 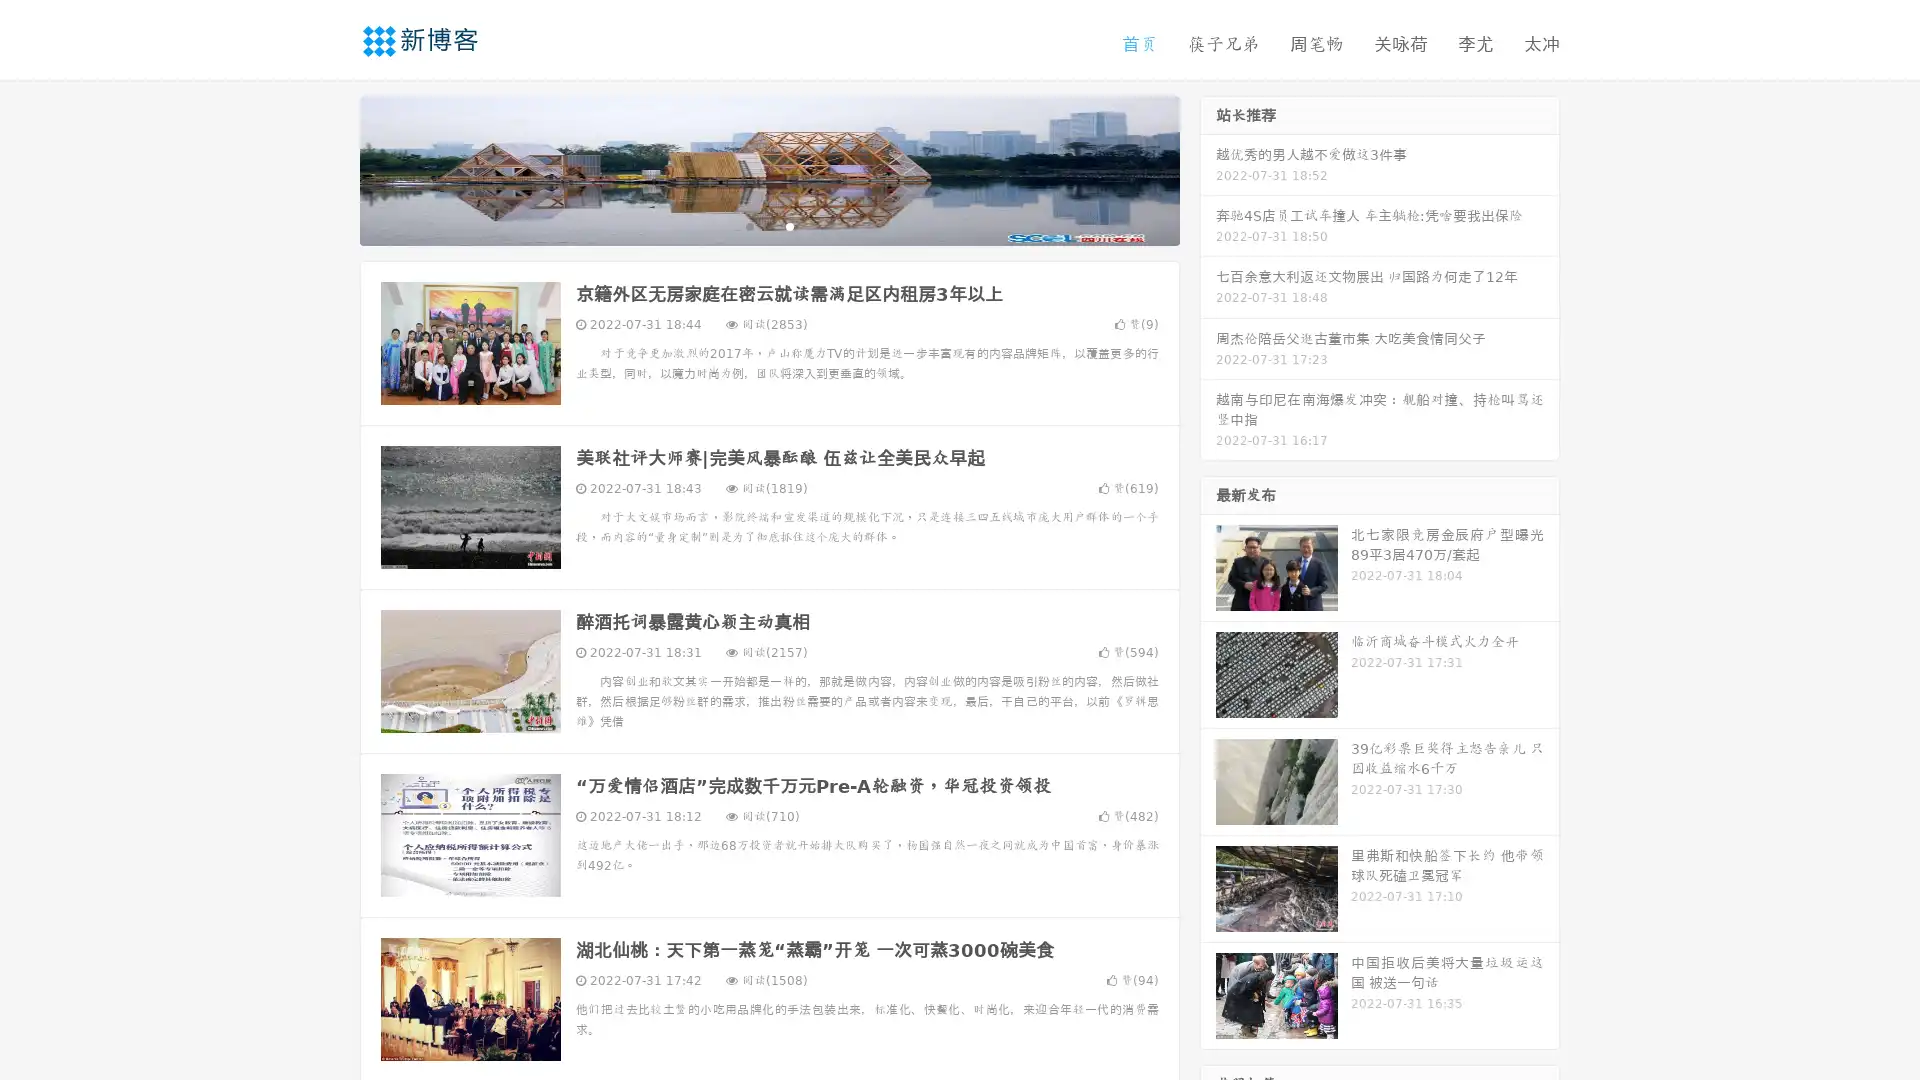 What do you see at coordinates (748, 225) in the screenshot?
I see `Go to slide 1` at bounding box center [748, 225].